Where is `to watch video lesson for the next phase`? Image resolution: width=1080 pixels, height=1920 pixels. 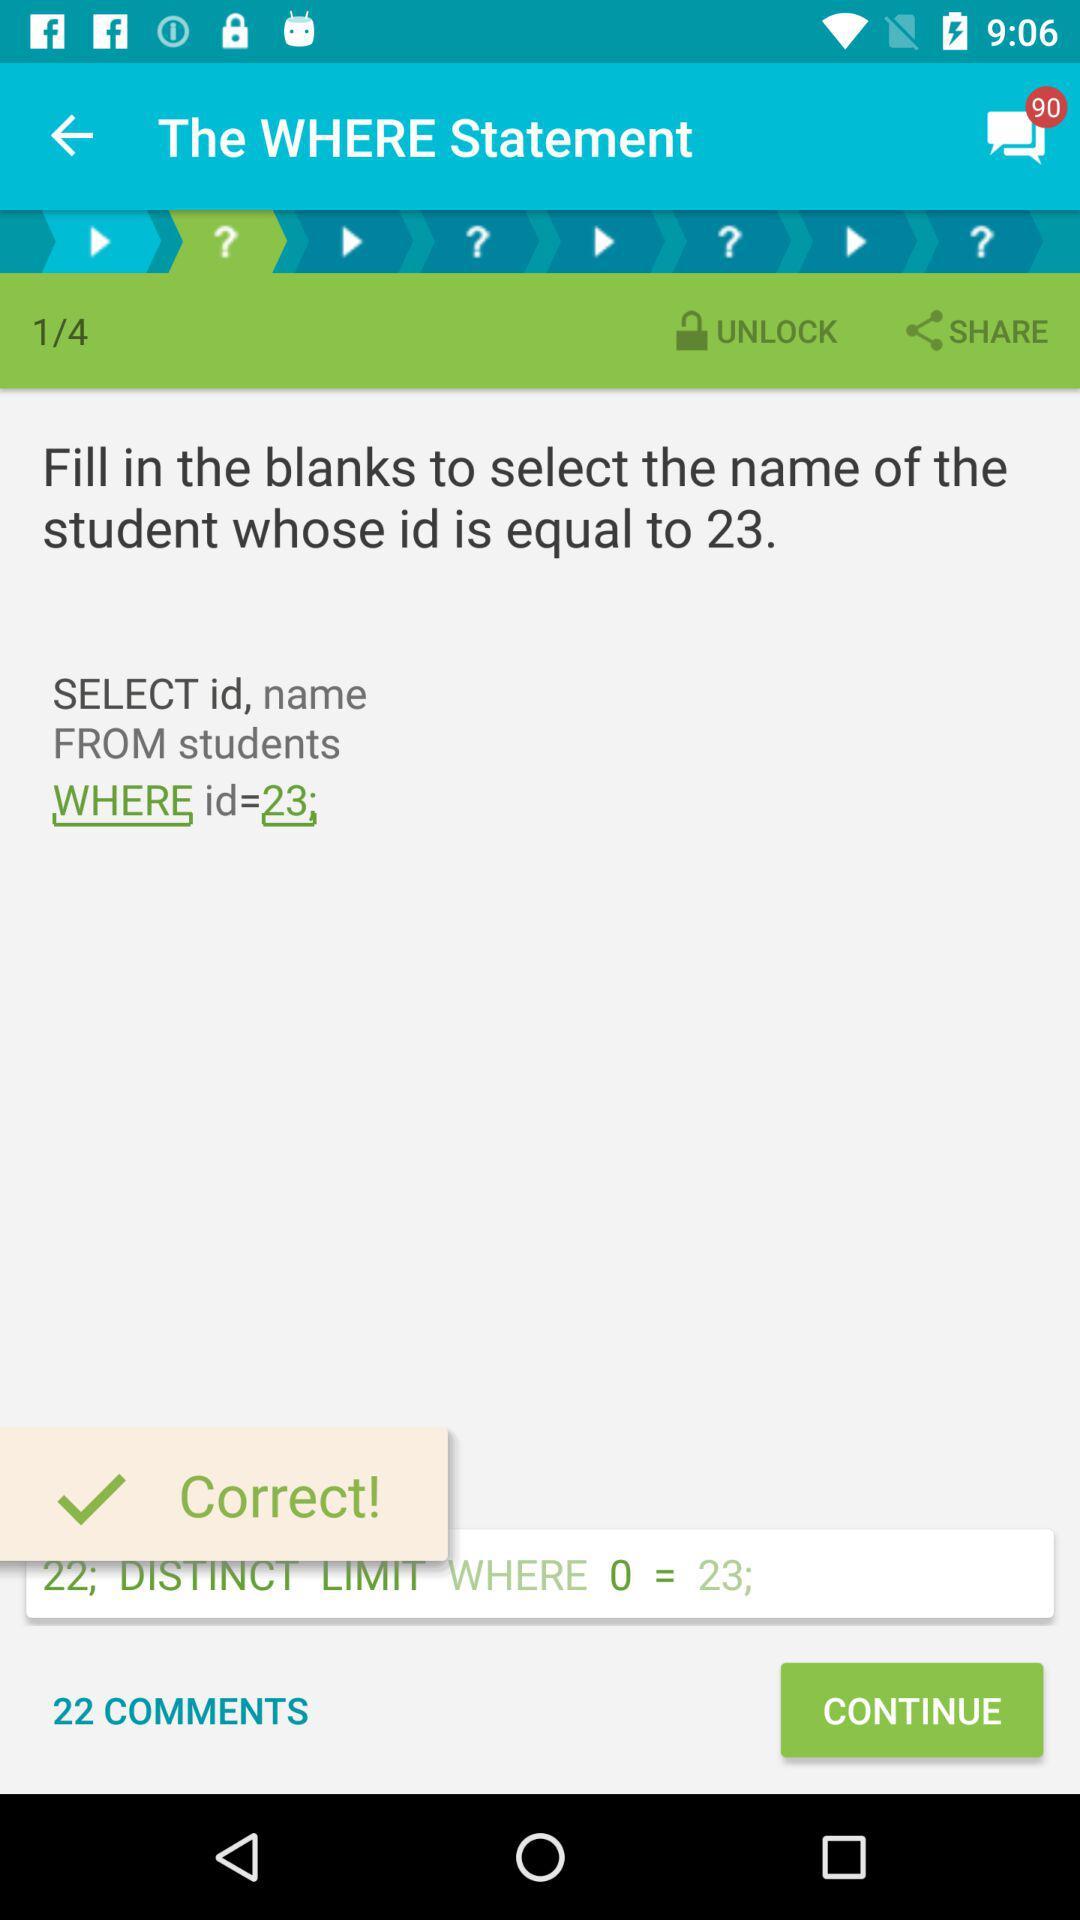
to watch video lesson for the next phase is located at coordinates (350, 240).